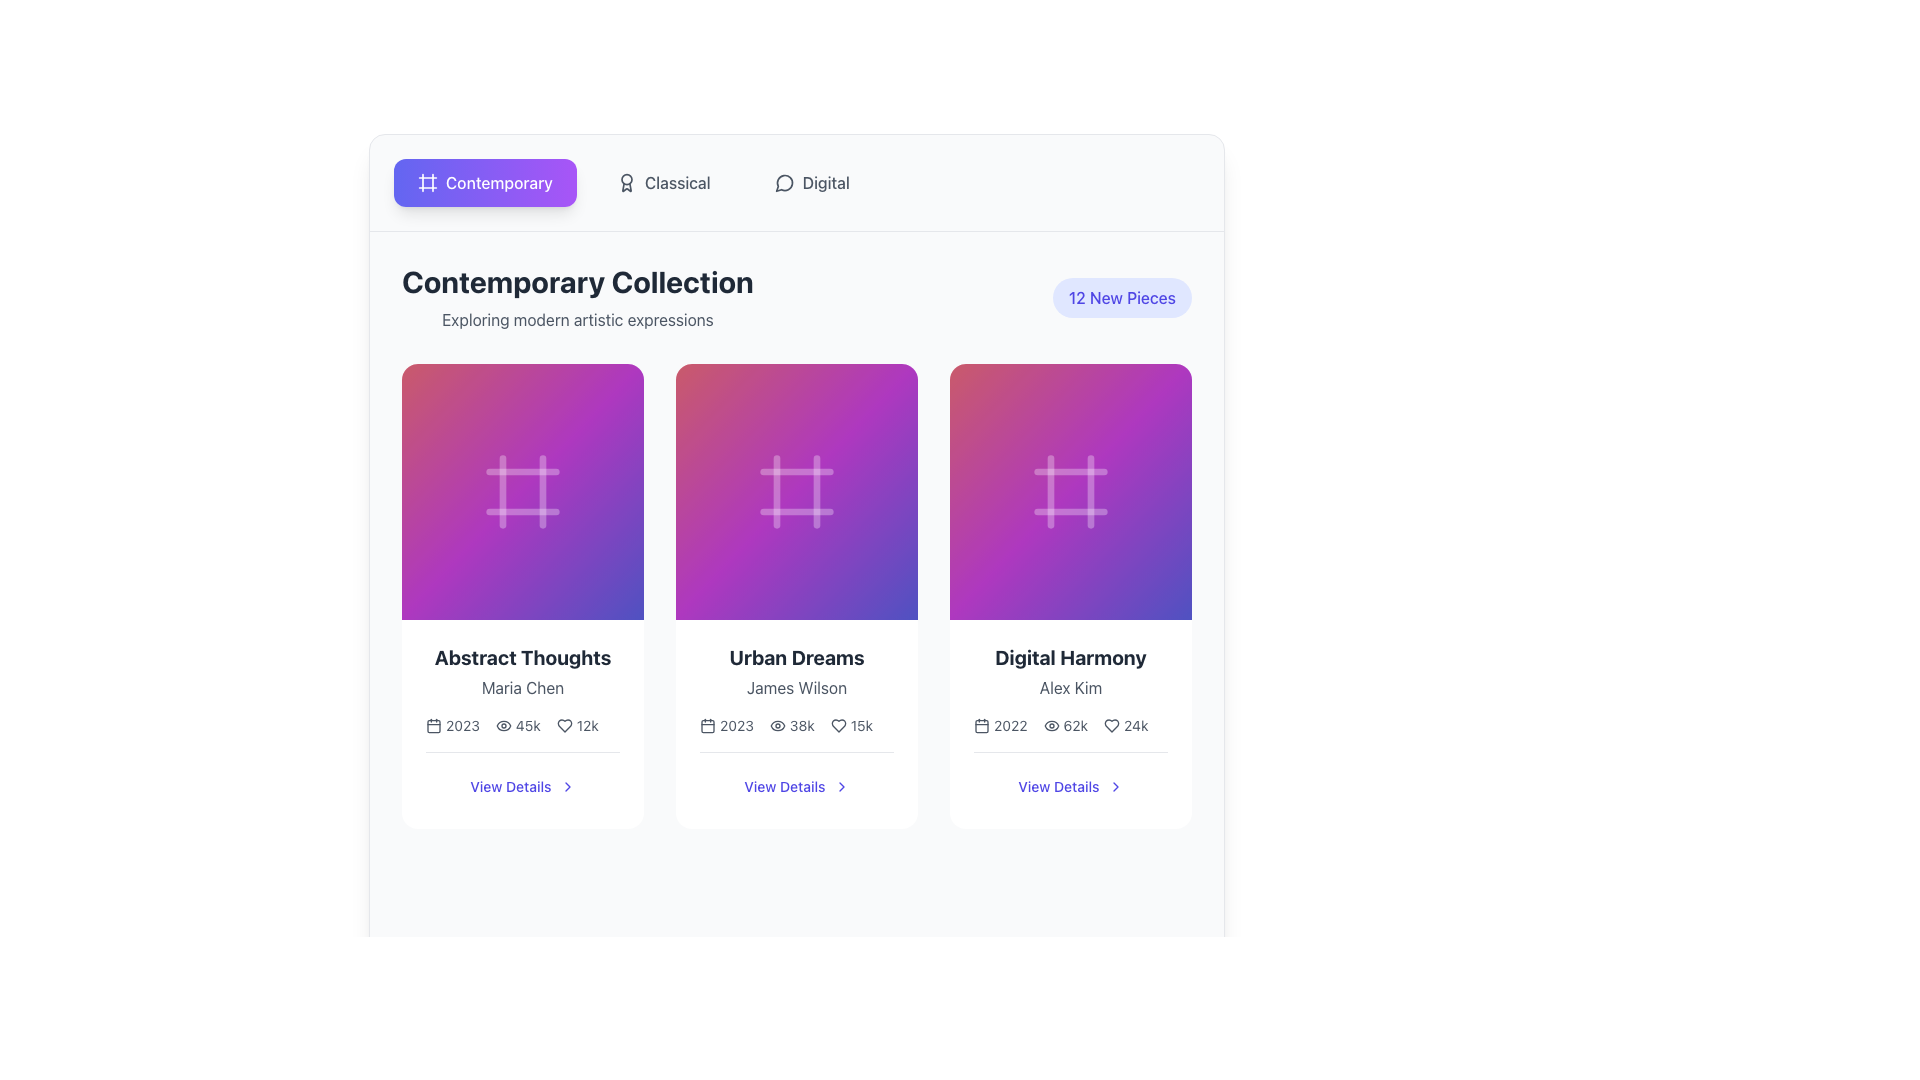  I want to click on the List item in the second column of the Contemporary Collection, which features a gradient background, title, author's name, and metadata including a call-to-action link labeled 'View Details', so click(795, 595).